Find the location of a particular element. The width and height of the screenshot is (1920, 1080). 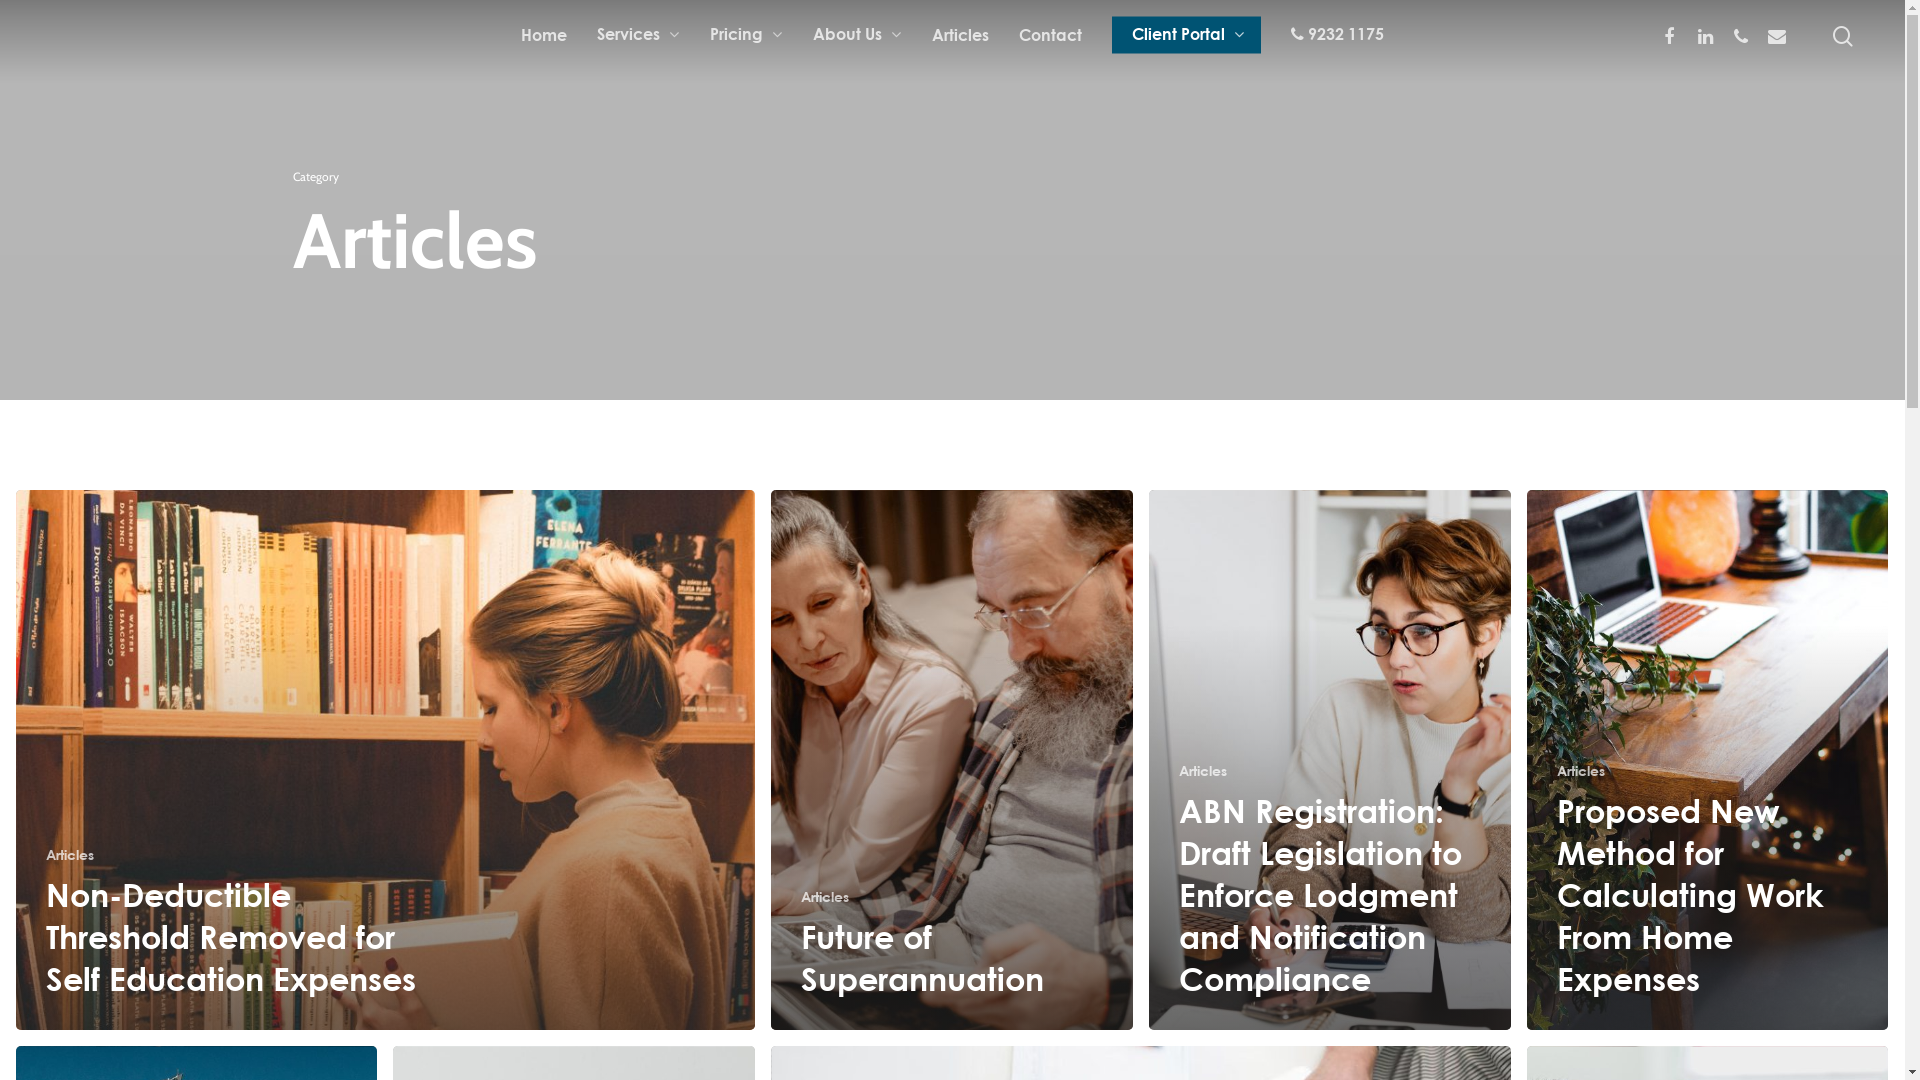

'Services' is located at coordinates (637, 34).